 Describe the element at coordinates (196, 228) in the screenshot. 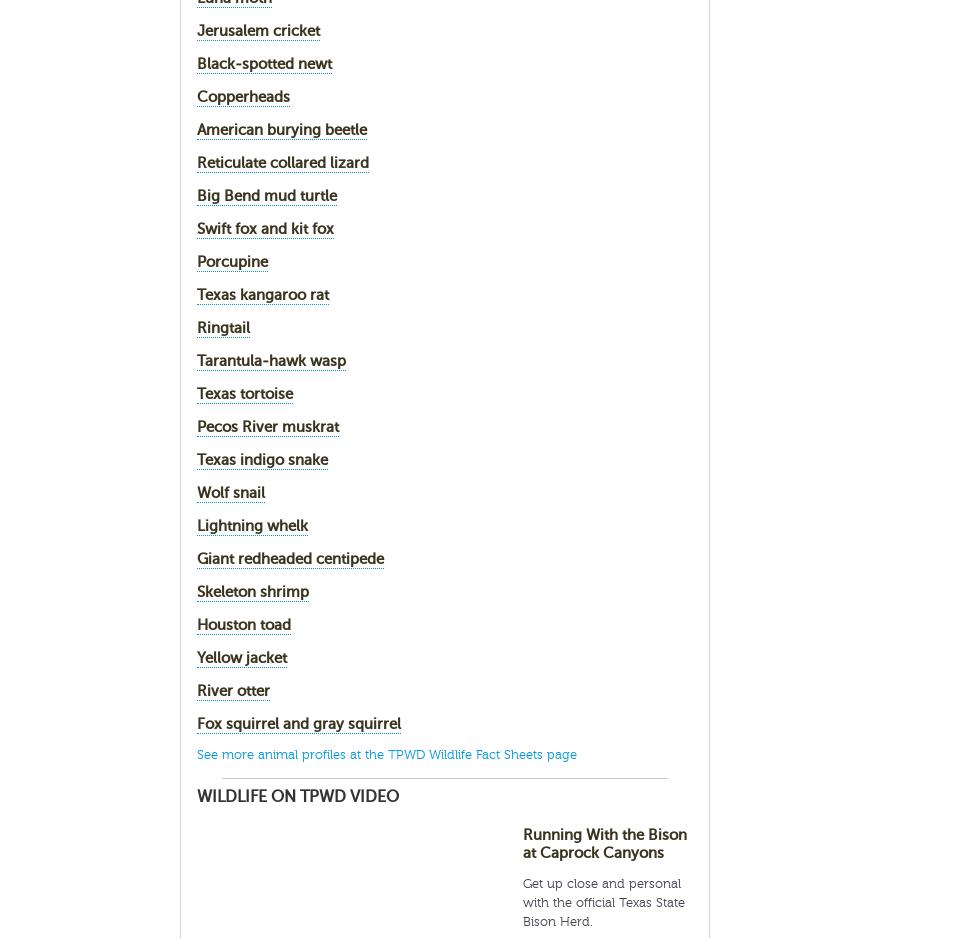

I see `'Swift fox and kit fox'` at that location.